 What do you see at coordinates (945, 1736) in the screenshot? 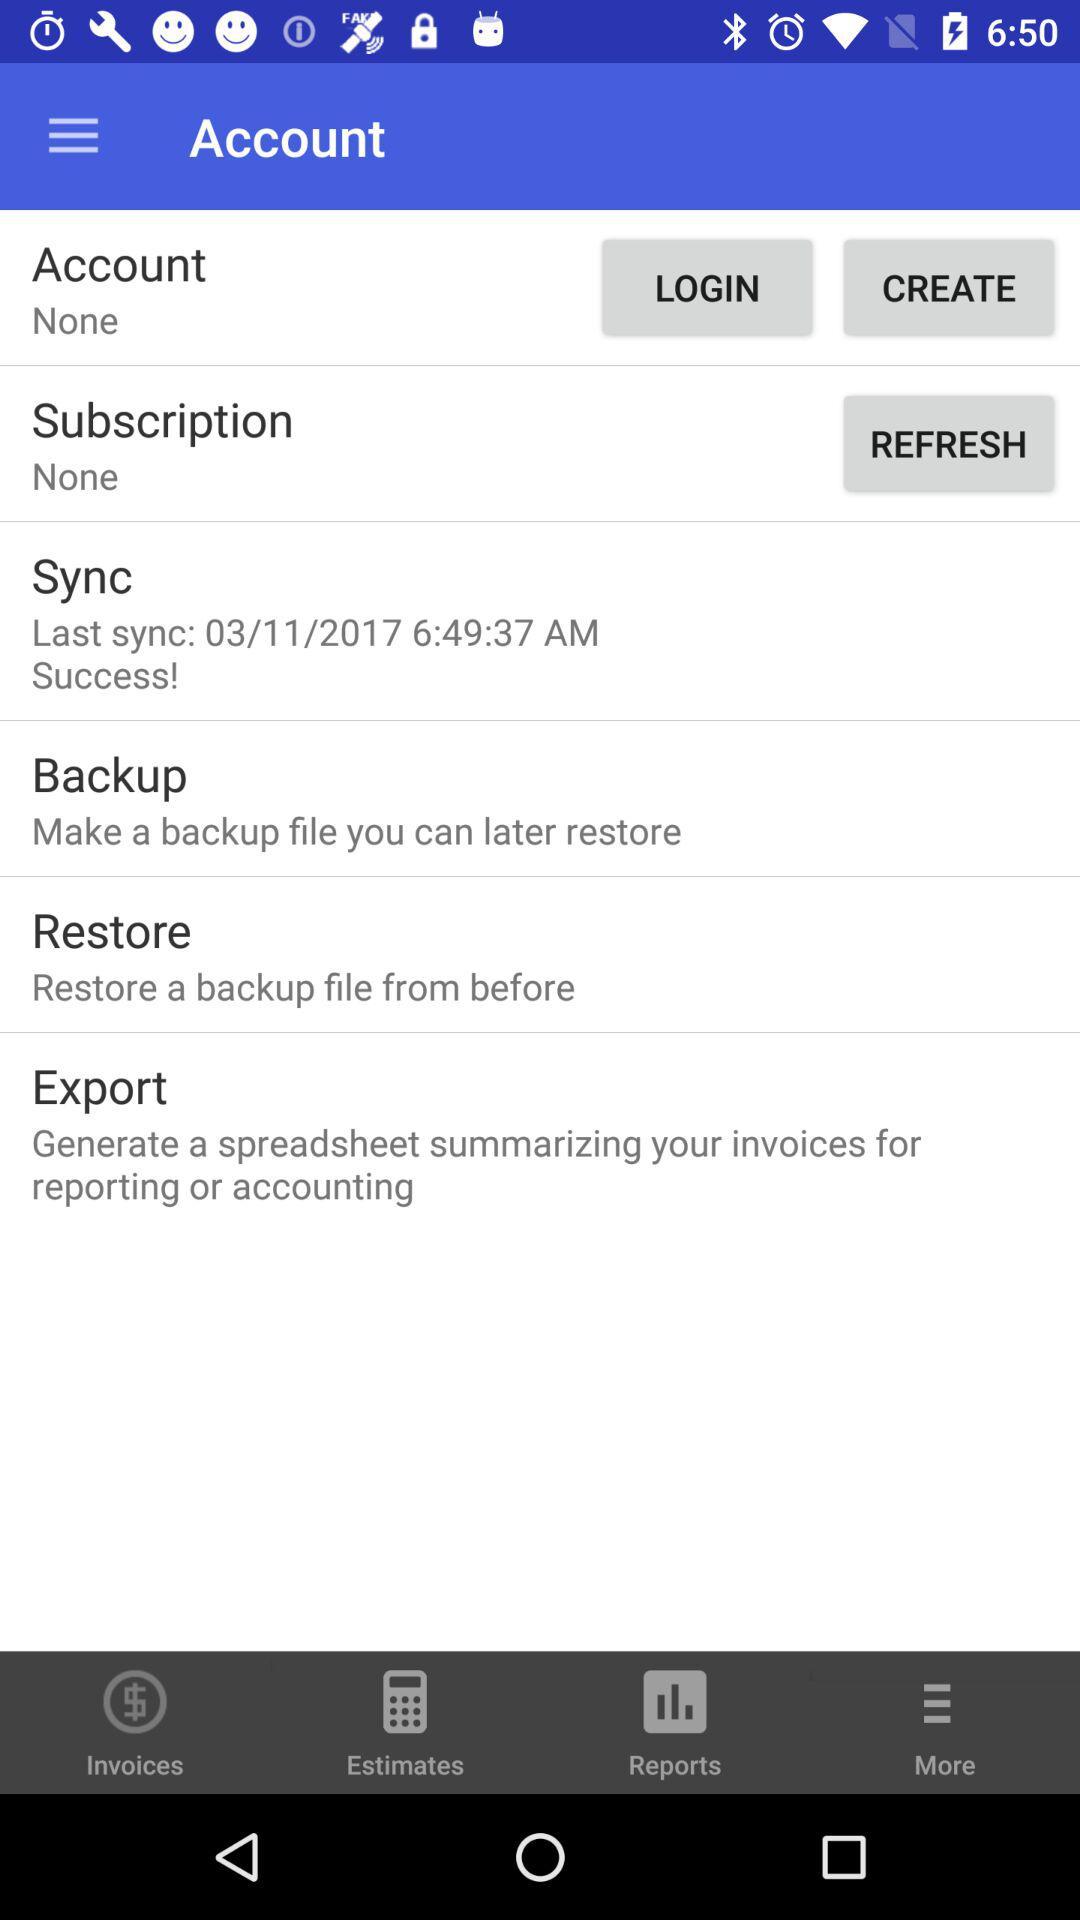
I see `item at the bottom right corner` at bounding box center [945, 1736].